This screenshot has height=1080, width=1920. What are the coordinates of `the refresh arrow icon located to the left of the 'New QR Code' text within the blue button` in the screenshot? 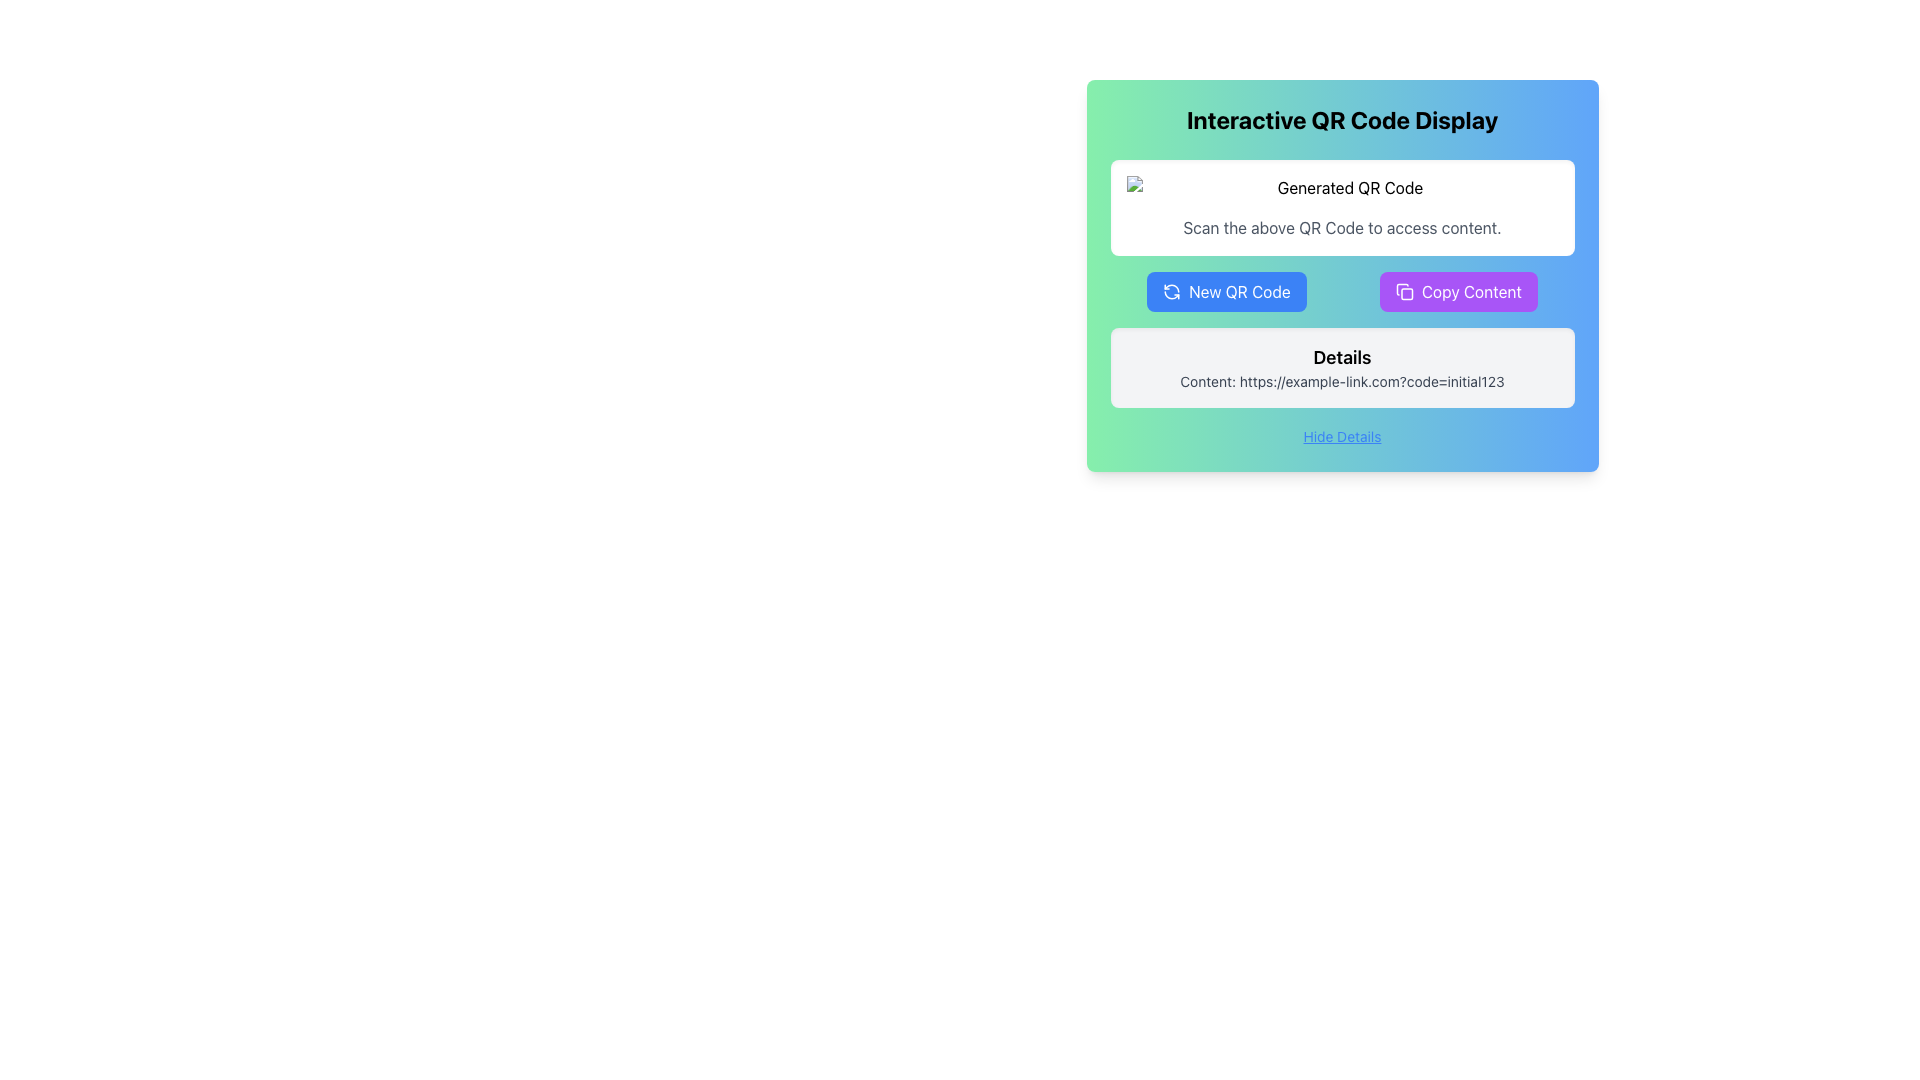 It's located at (1172, 292).